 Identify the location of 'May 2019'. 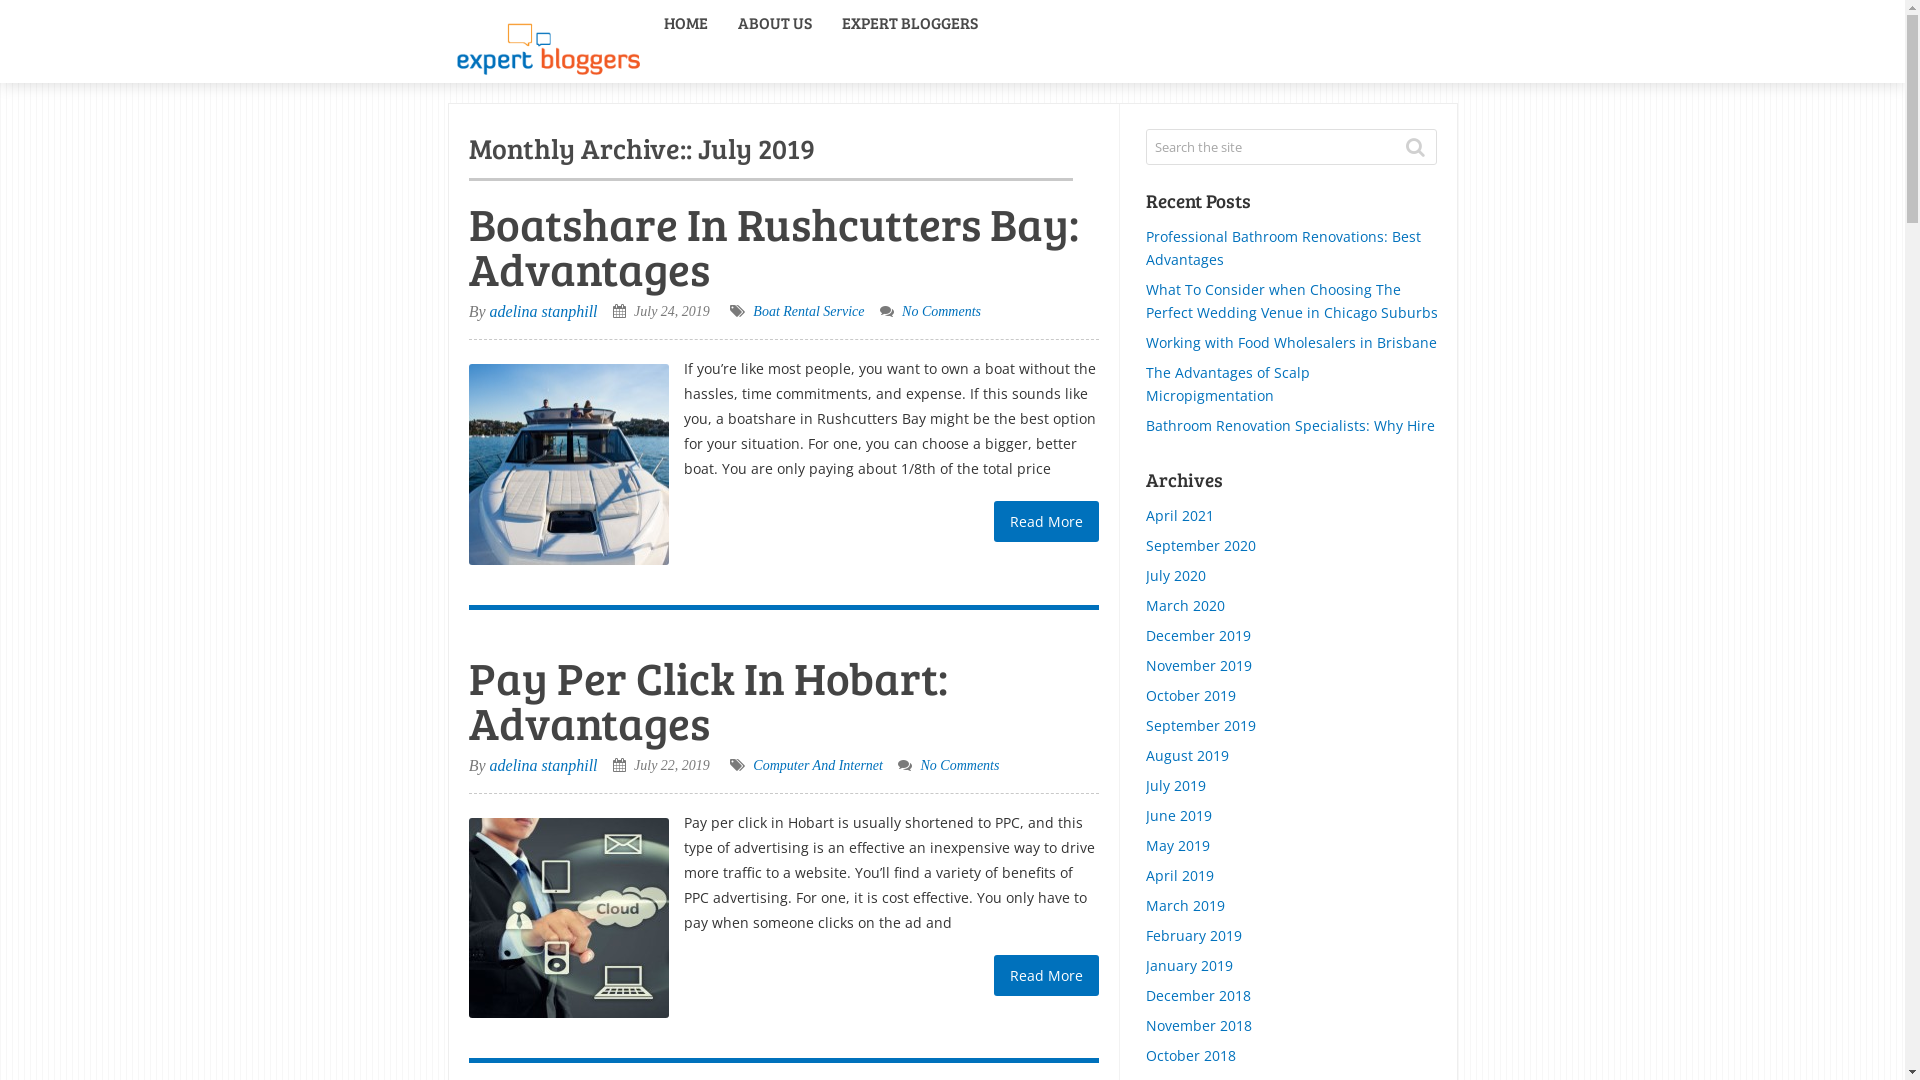
(1177, 845).